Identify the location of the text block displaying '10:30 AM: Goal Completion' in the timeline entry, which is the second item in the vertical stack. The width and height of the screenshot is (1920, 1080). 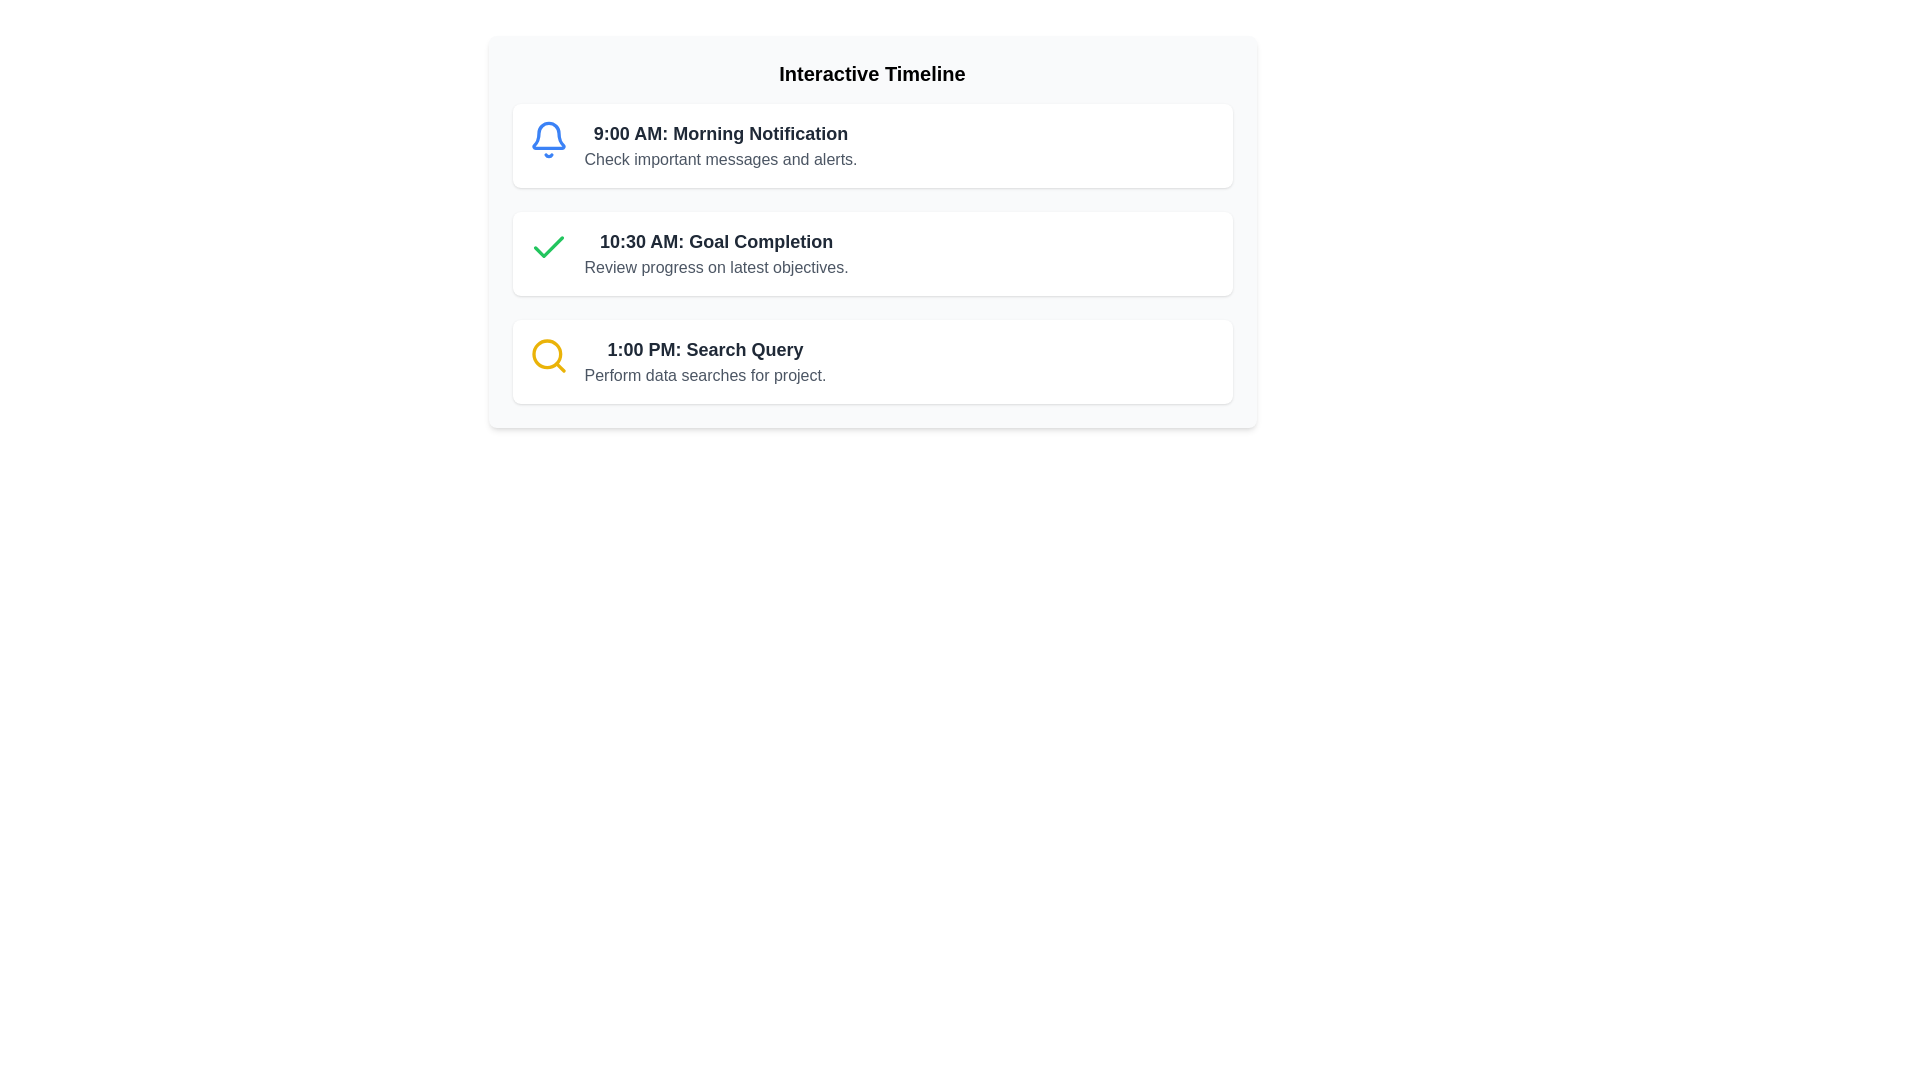
(716, 253).